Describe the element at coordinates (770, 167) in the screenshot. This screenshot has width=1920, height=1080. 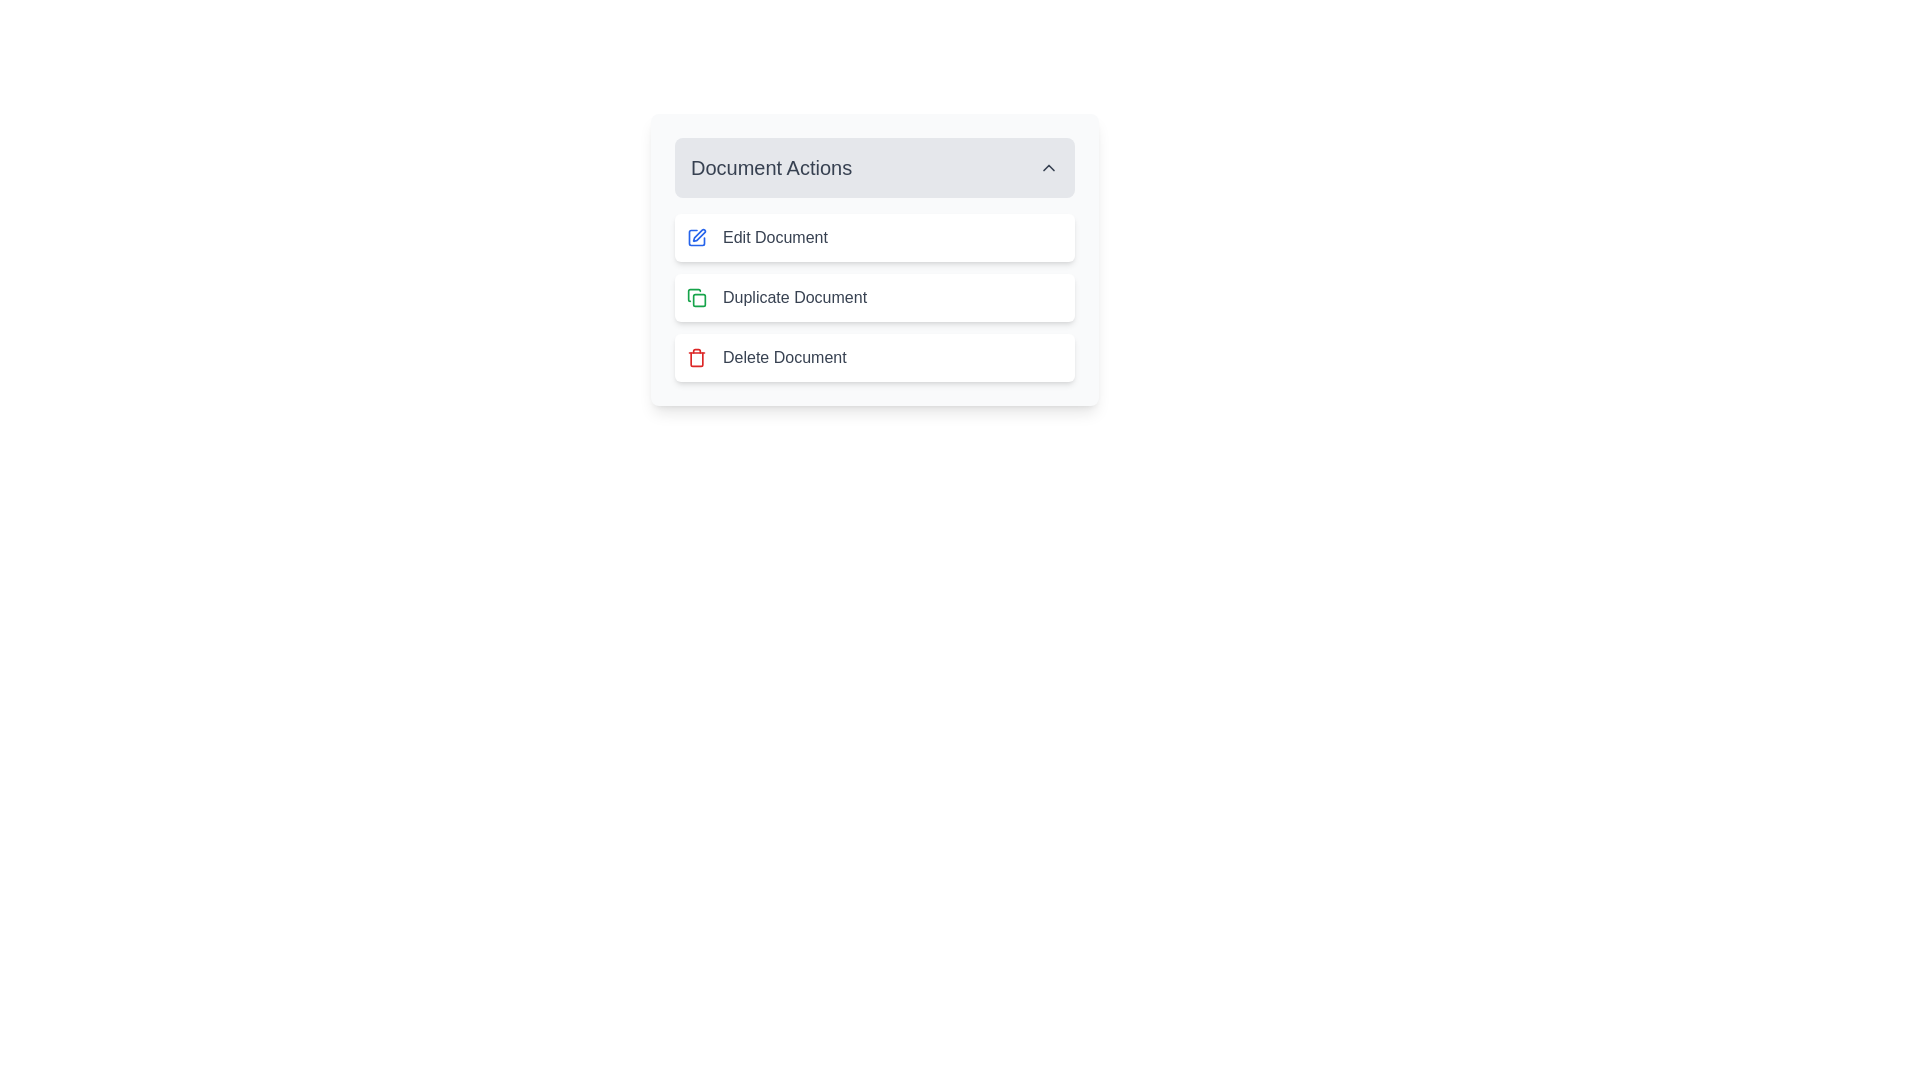
I see `the text label reading 'Document Actions' located in the top-left section of the control panel card` at that location.